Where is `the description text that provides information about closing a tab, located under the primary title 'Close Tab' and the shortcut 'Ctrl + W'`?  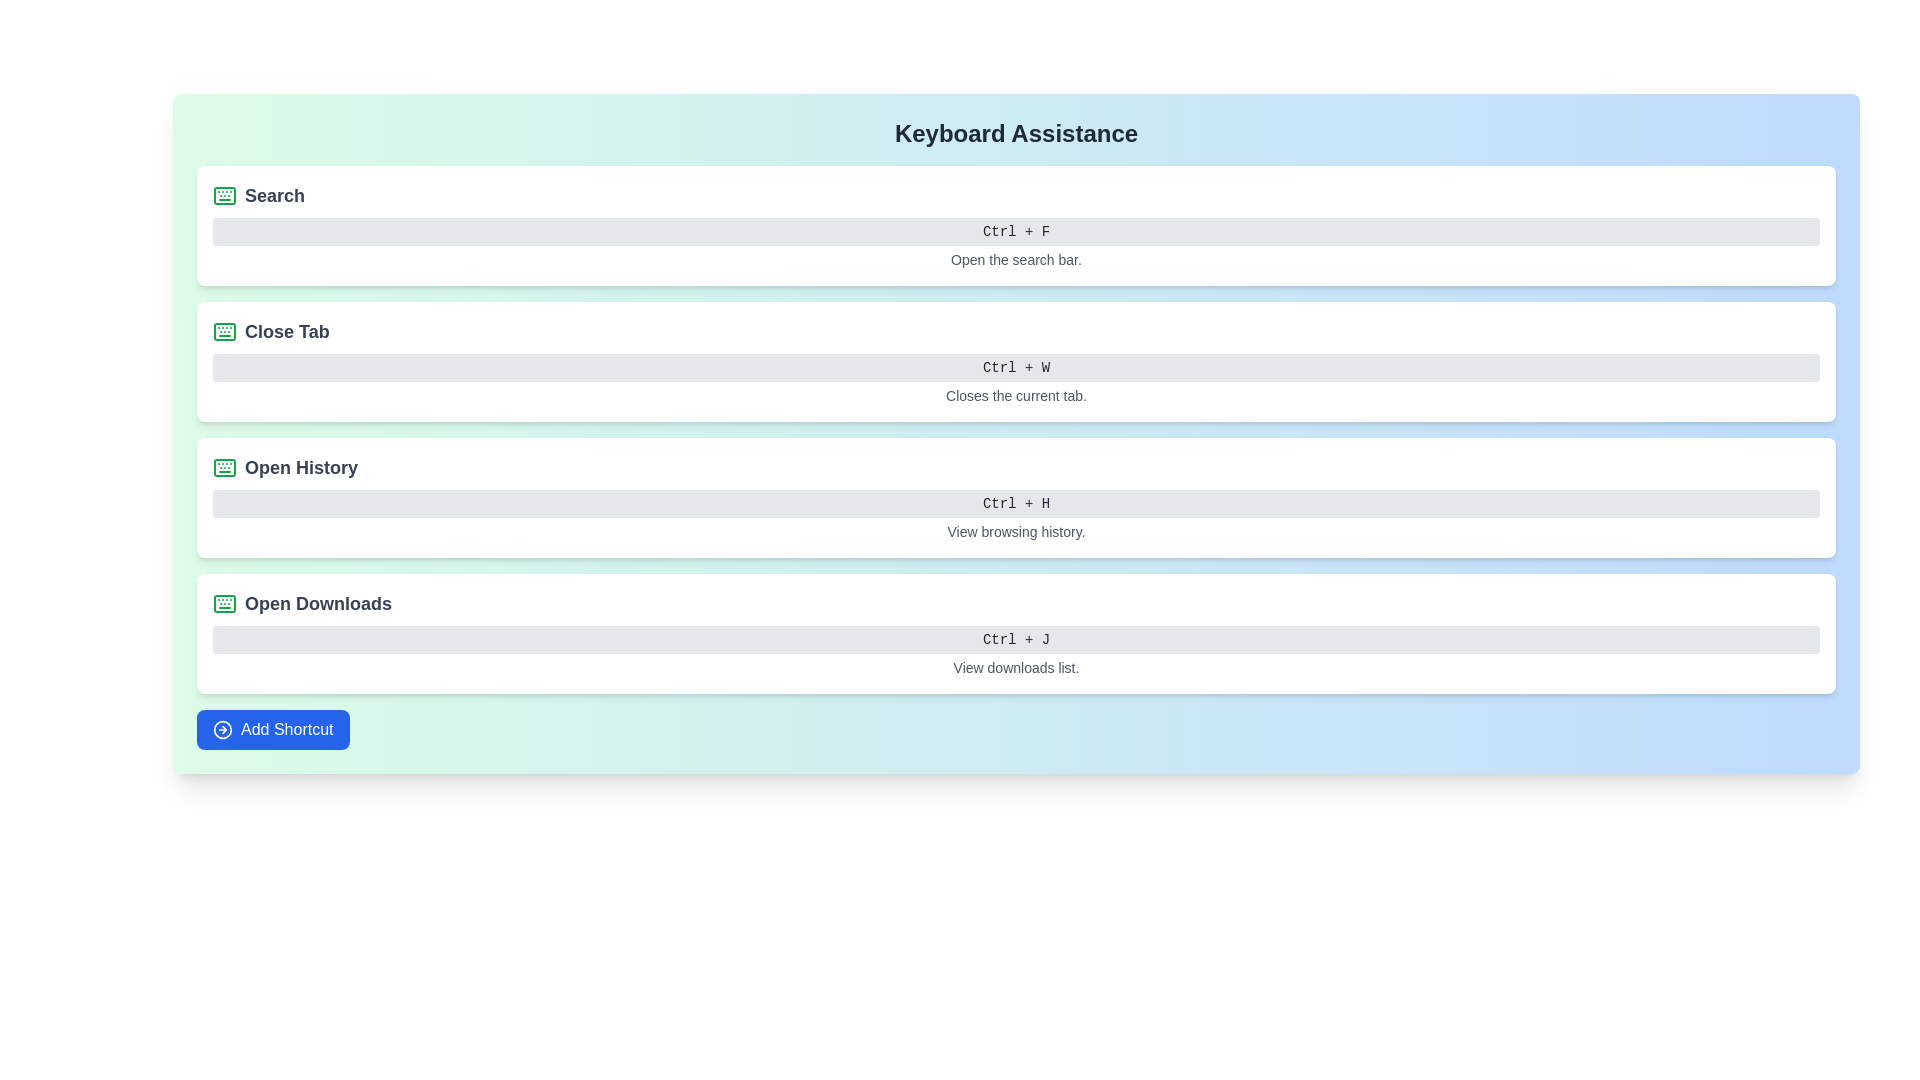 the description text that provides information about closing a tab, located under the primary title 'Close Tab' and the shortcut 'Ctrl + W' is located at coordinates (1016, 396).